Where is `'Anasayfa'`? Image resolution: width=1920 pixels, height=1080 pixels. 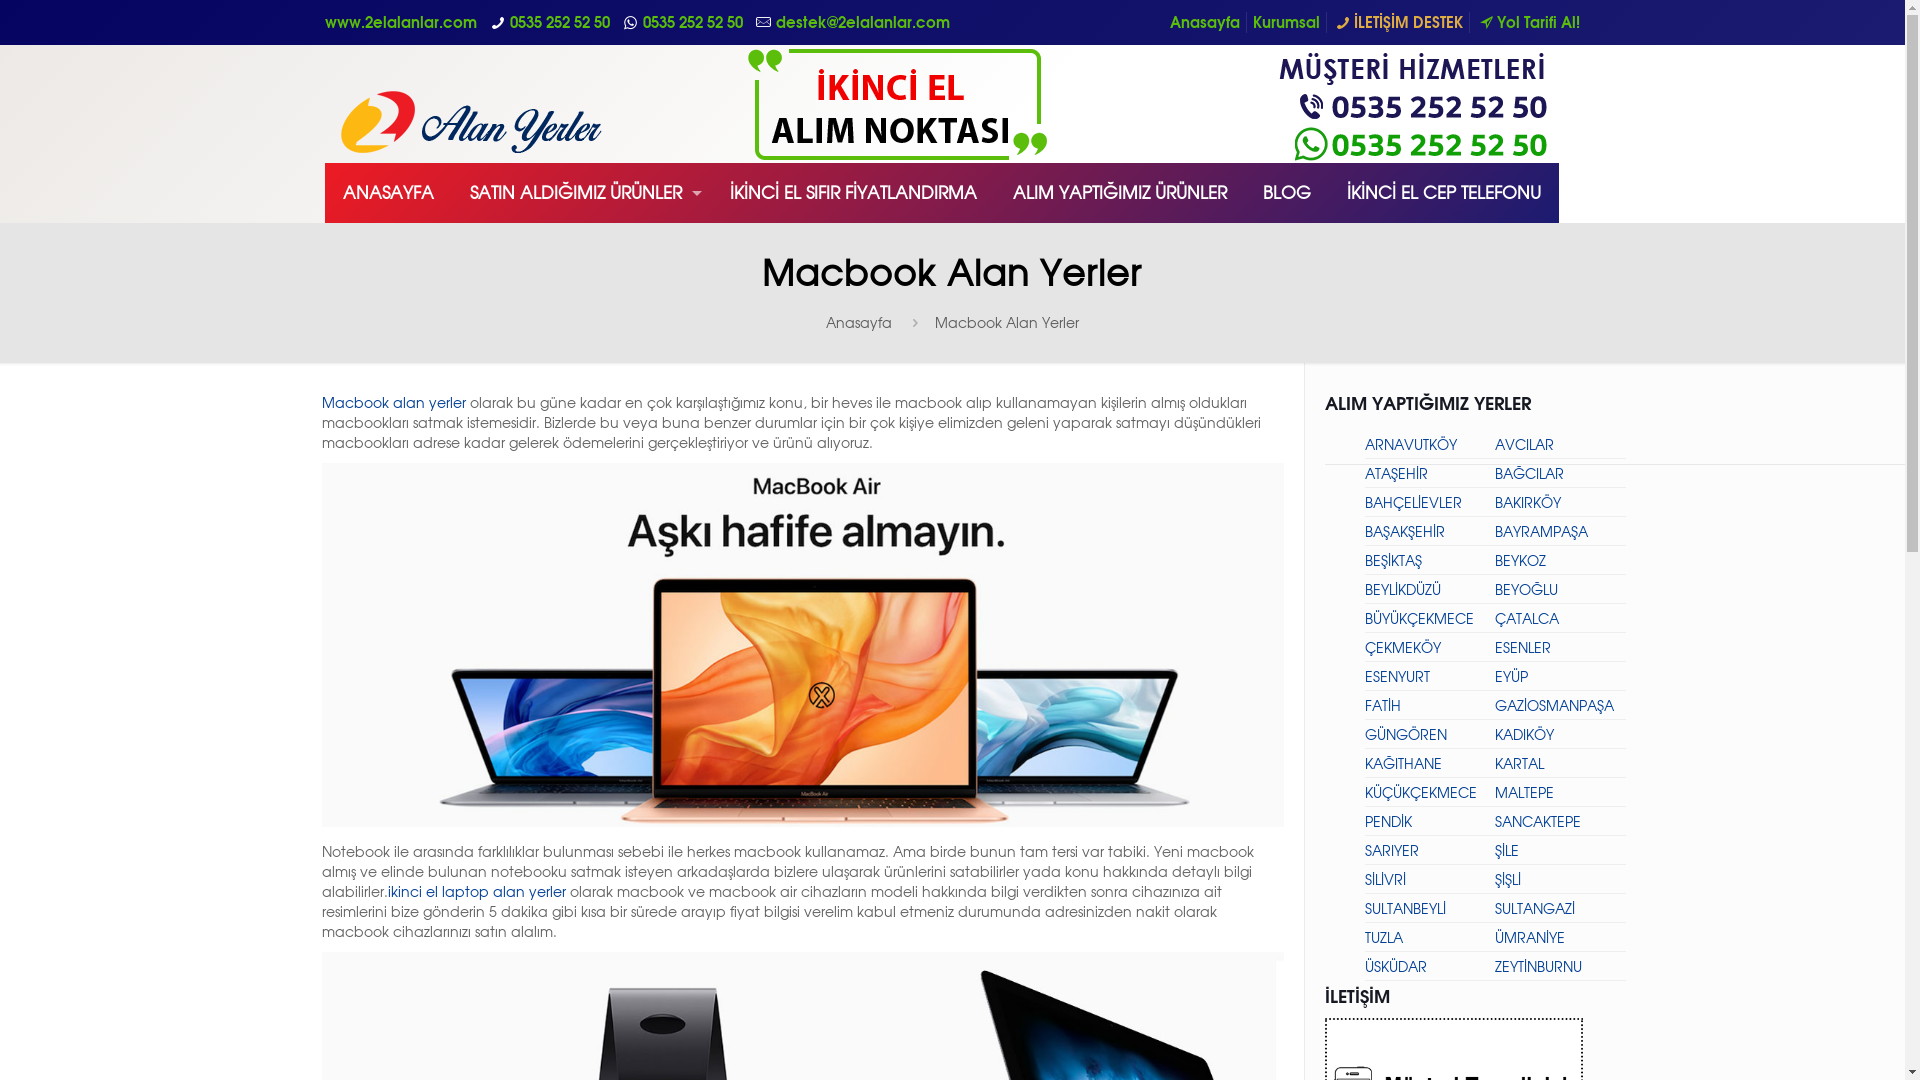 'Anasayfa' is located at coordinates (859, 321).